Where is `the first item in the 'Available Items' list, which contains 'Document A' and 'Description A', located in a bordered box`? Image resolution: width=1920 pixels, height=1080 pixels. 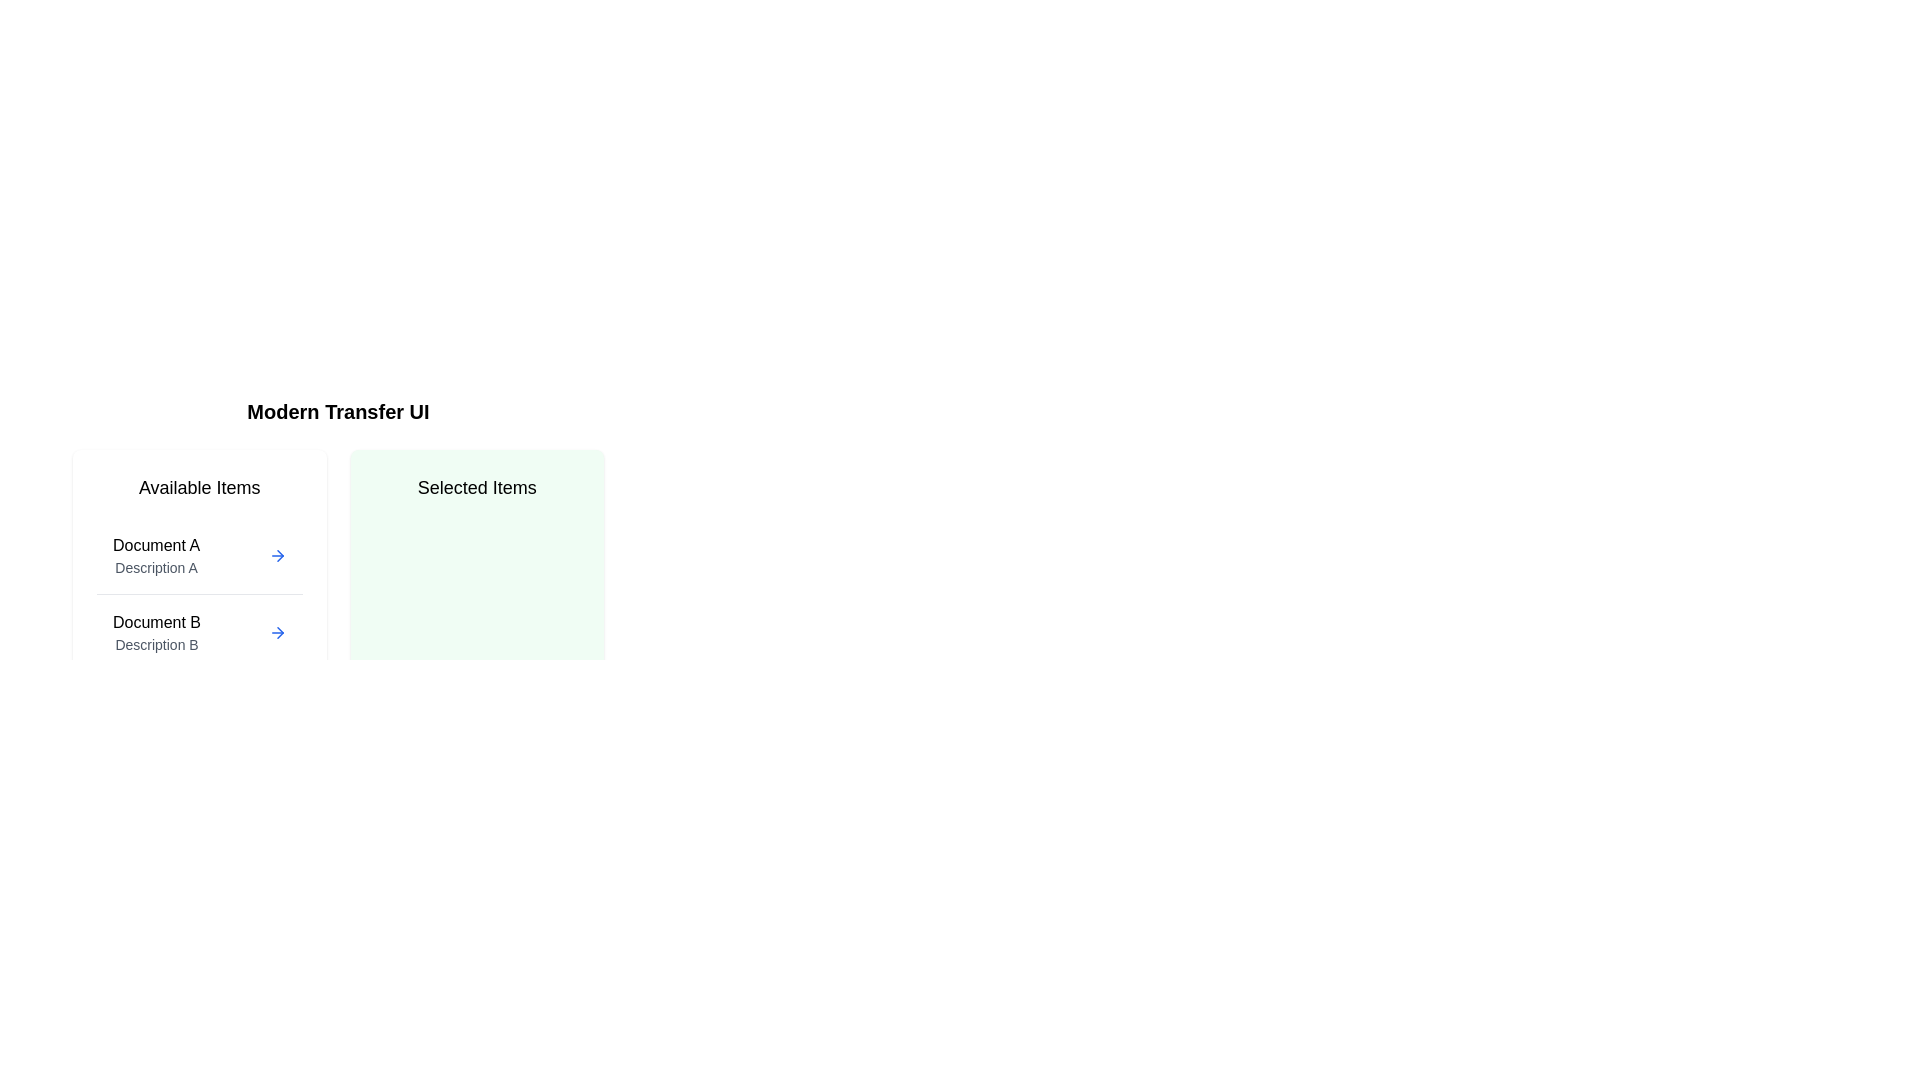 the first item in the 'Available Items' list, which contains 'Document A' and 'Description A', located in a bordered box is located at coordinates (155, 555).